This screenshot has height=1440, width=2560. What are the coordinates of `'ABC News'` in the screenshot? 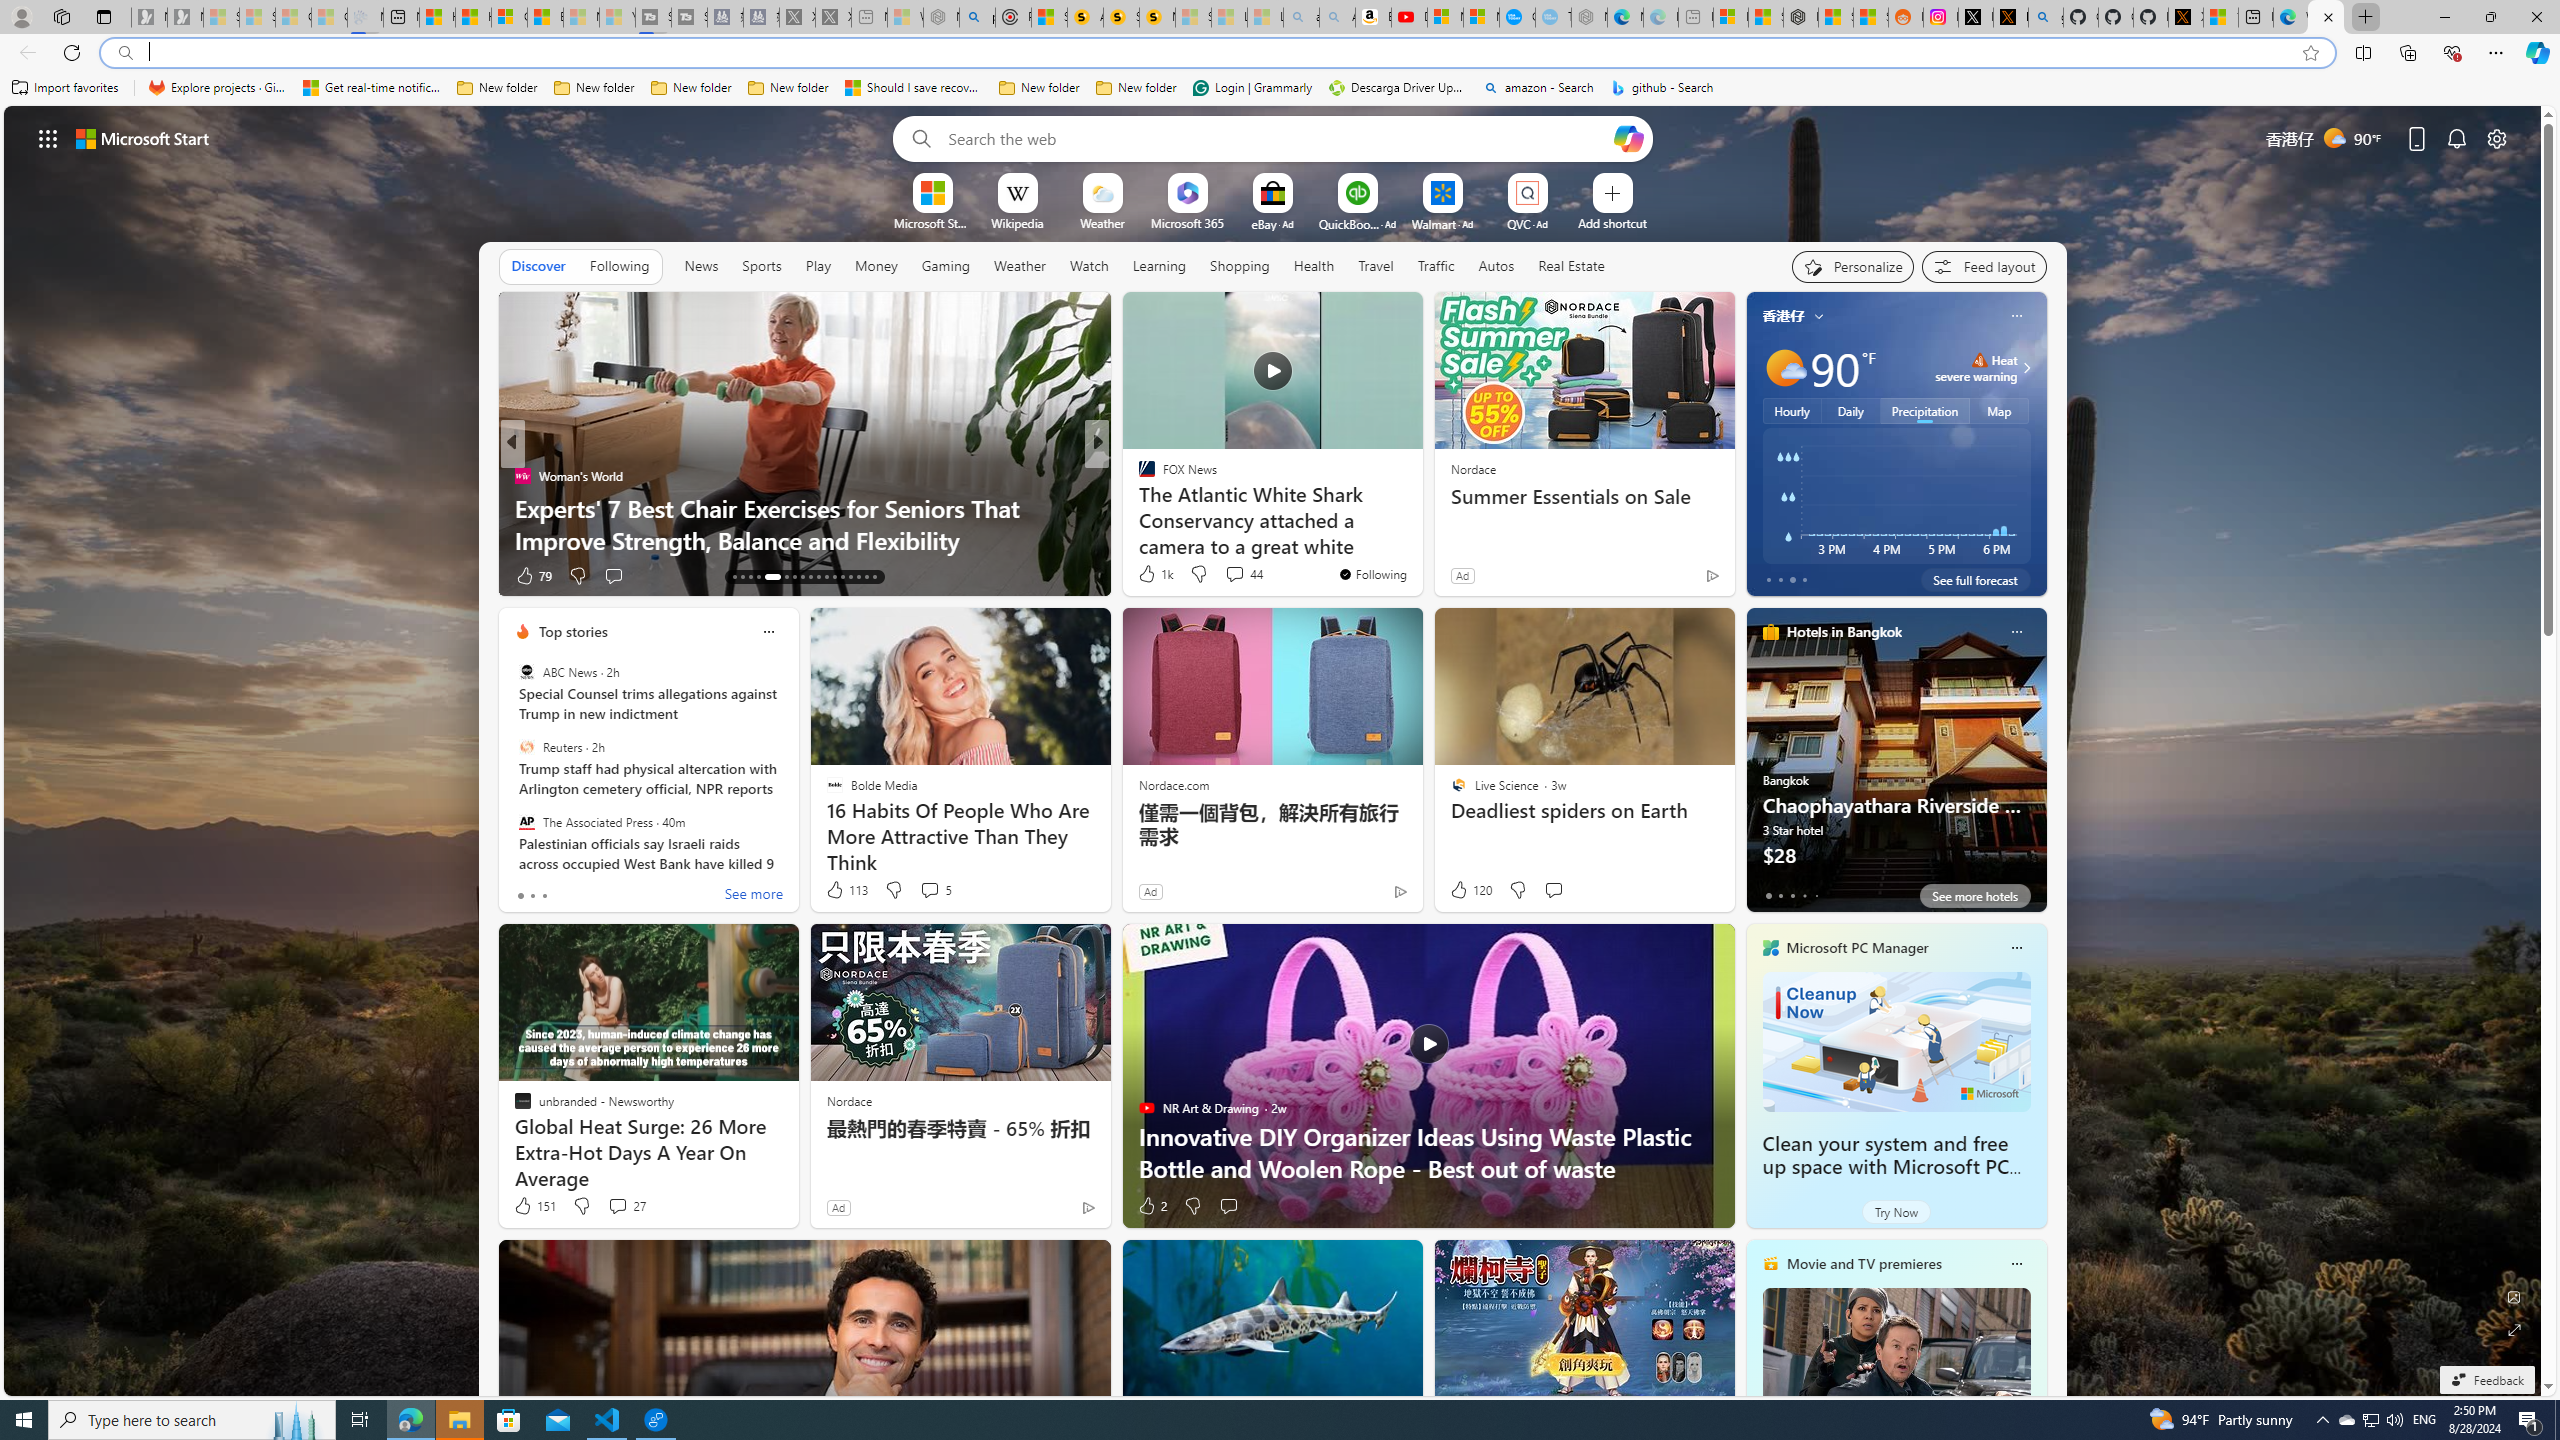 It's located at (525, 671).